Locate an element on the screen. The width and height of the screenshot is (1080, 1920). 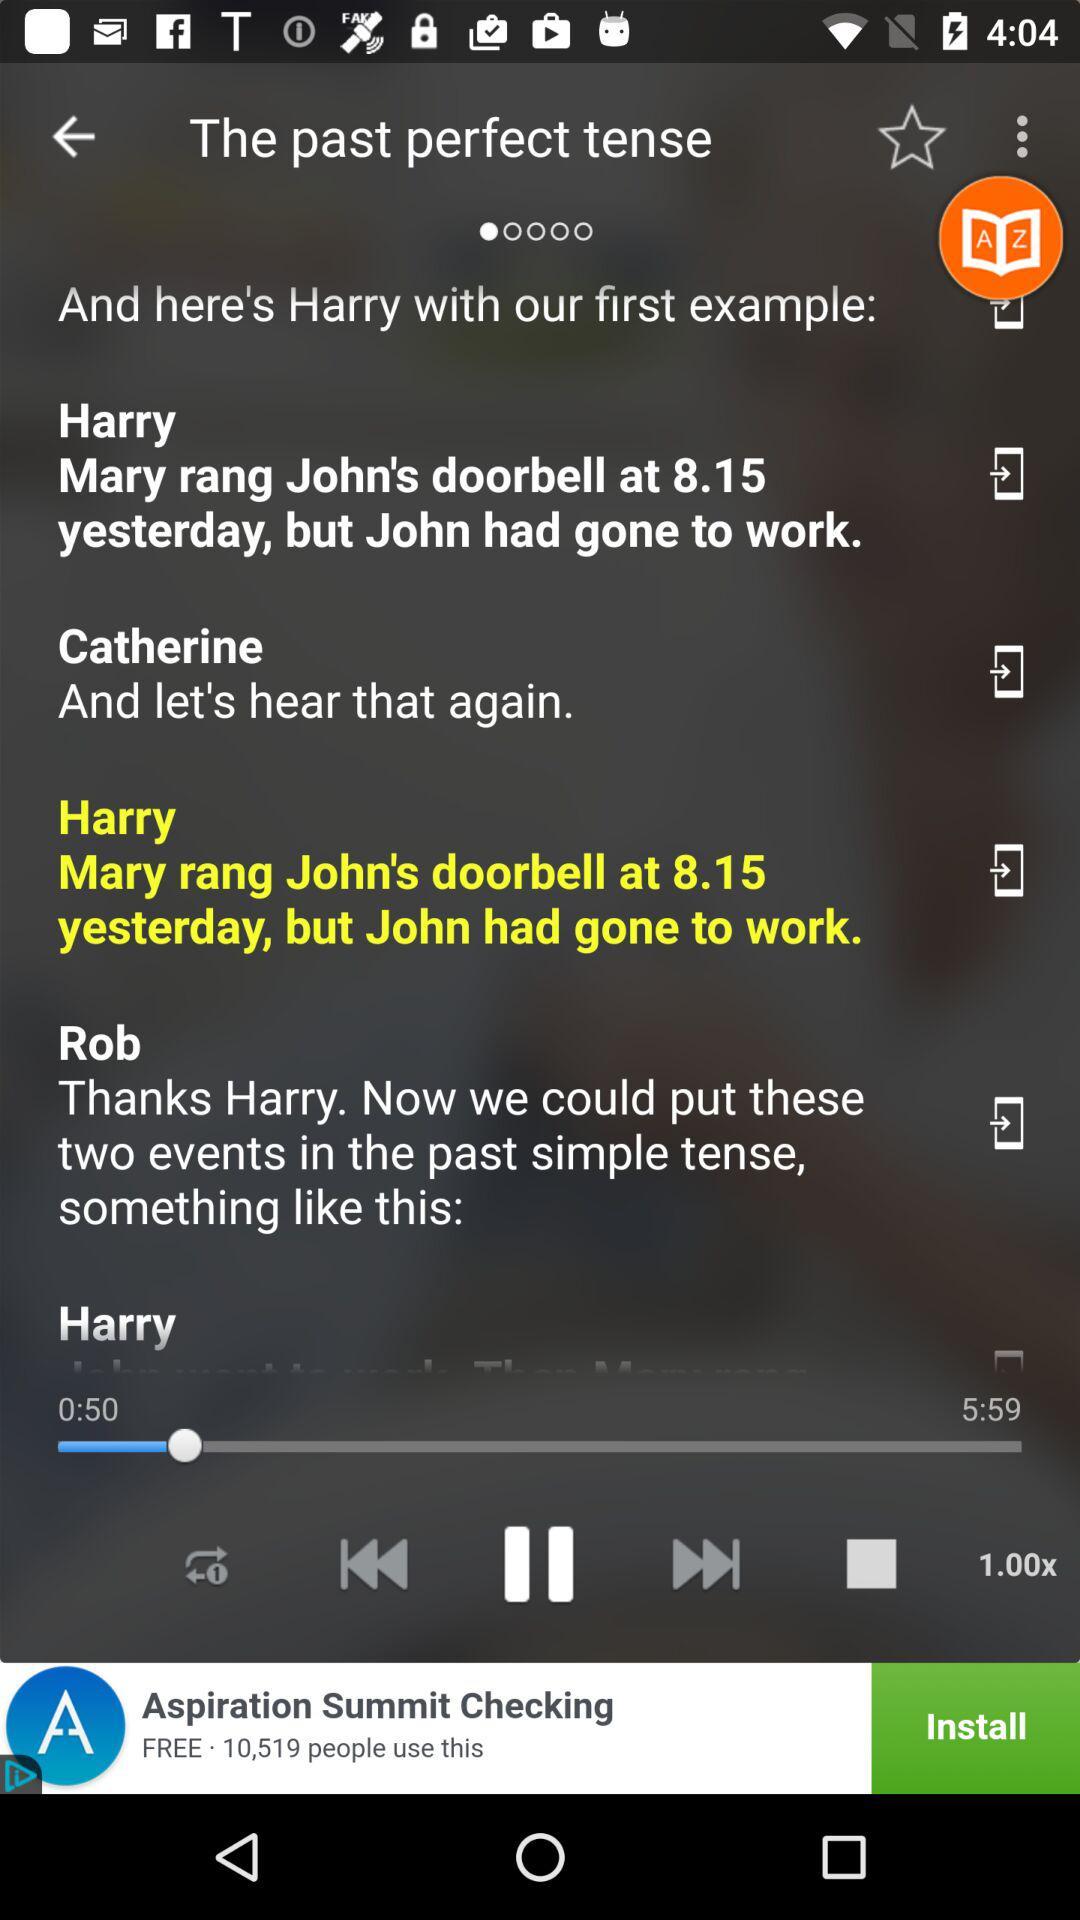
the pause icon is located at coordinates (537, 1562).